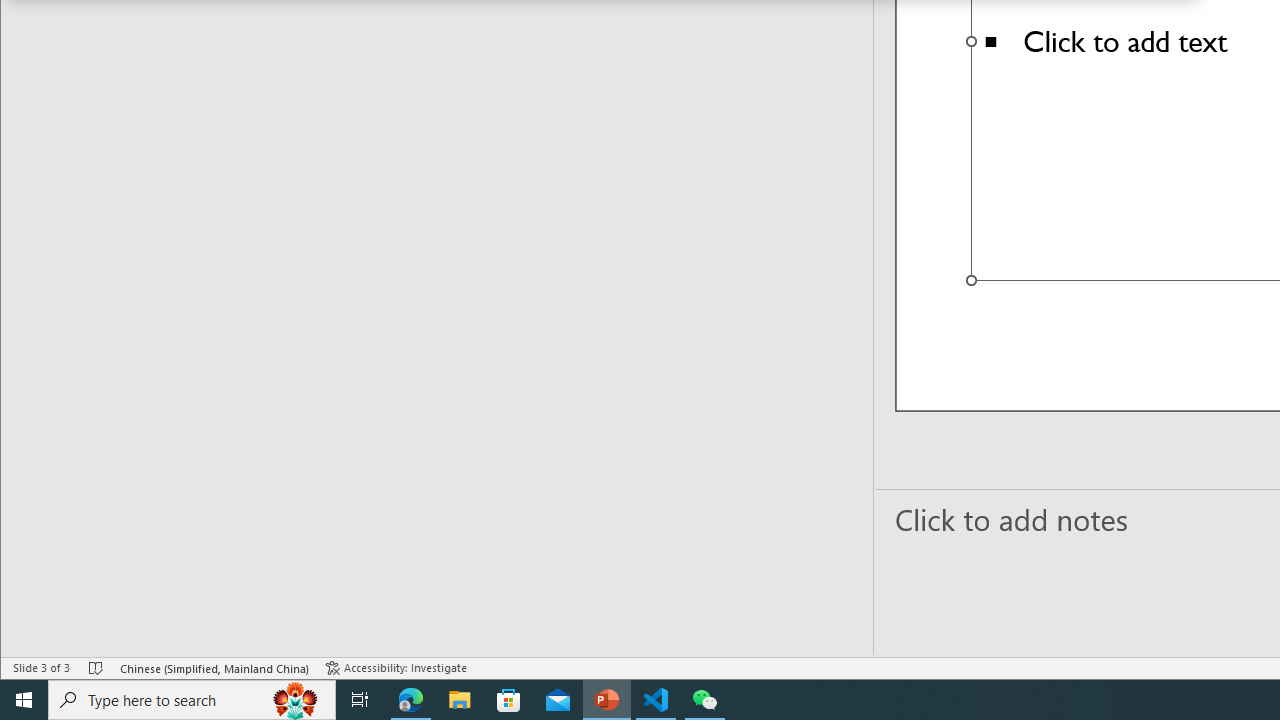 The image size is (1280, 720). Describe the element at coordinates (192, 698) in the screenshot. I see `'Type here to search'` at that location.